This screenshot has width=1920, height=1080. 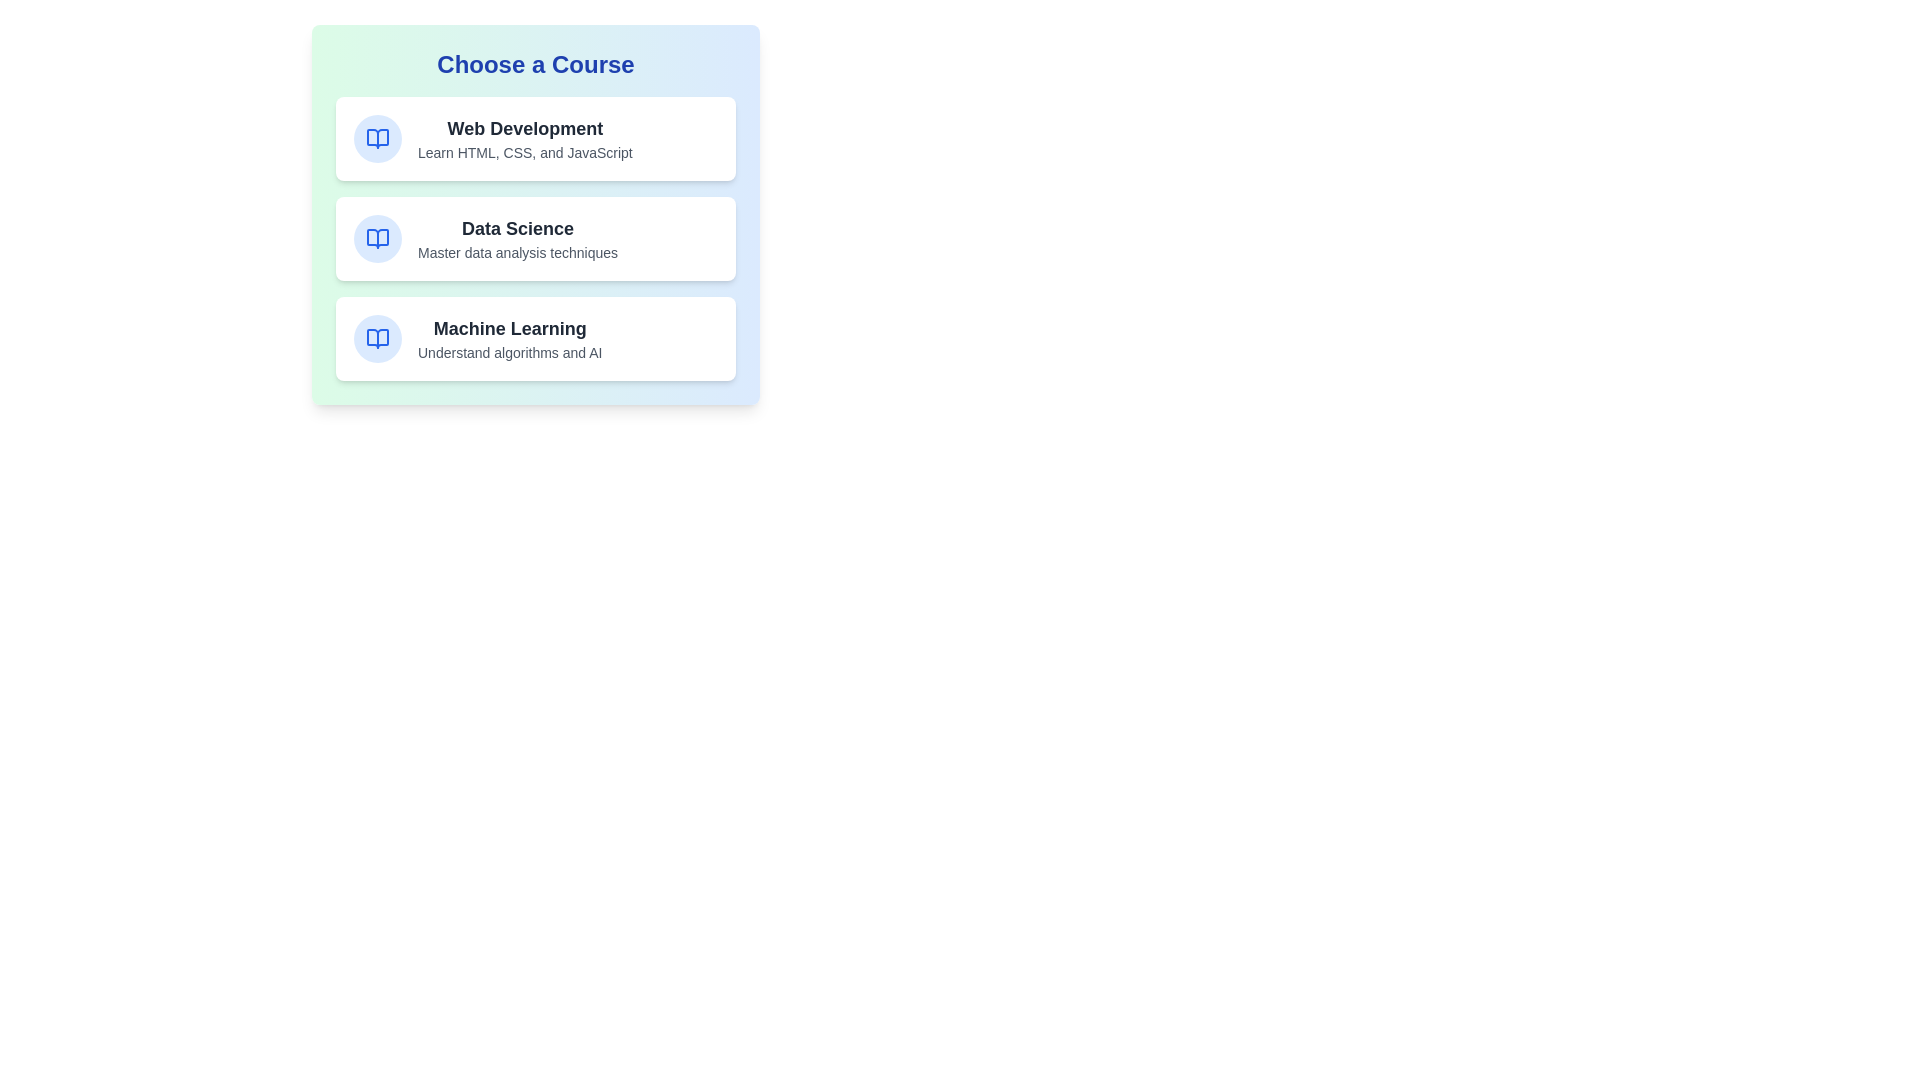 What do you see at coordinates (525, 137) in the screenshot?
I see `text block displaying 'Web Development' and its subtitle 'Learn HTML, CSS, and JavaScript', which is styled with a bold font for the header and a smaller grey font for the subtitle` at bounding box center [525, 137].